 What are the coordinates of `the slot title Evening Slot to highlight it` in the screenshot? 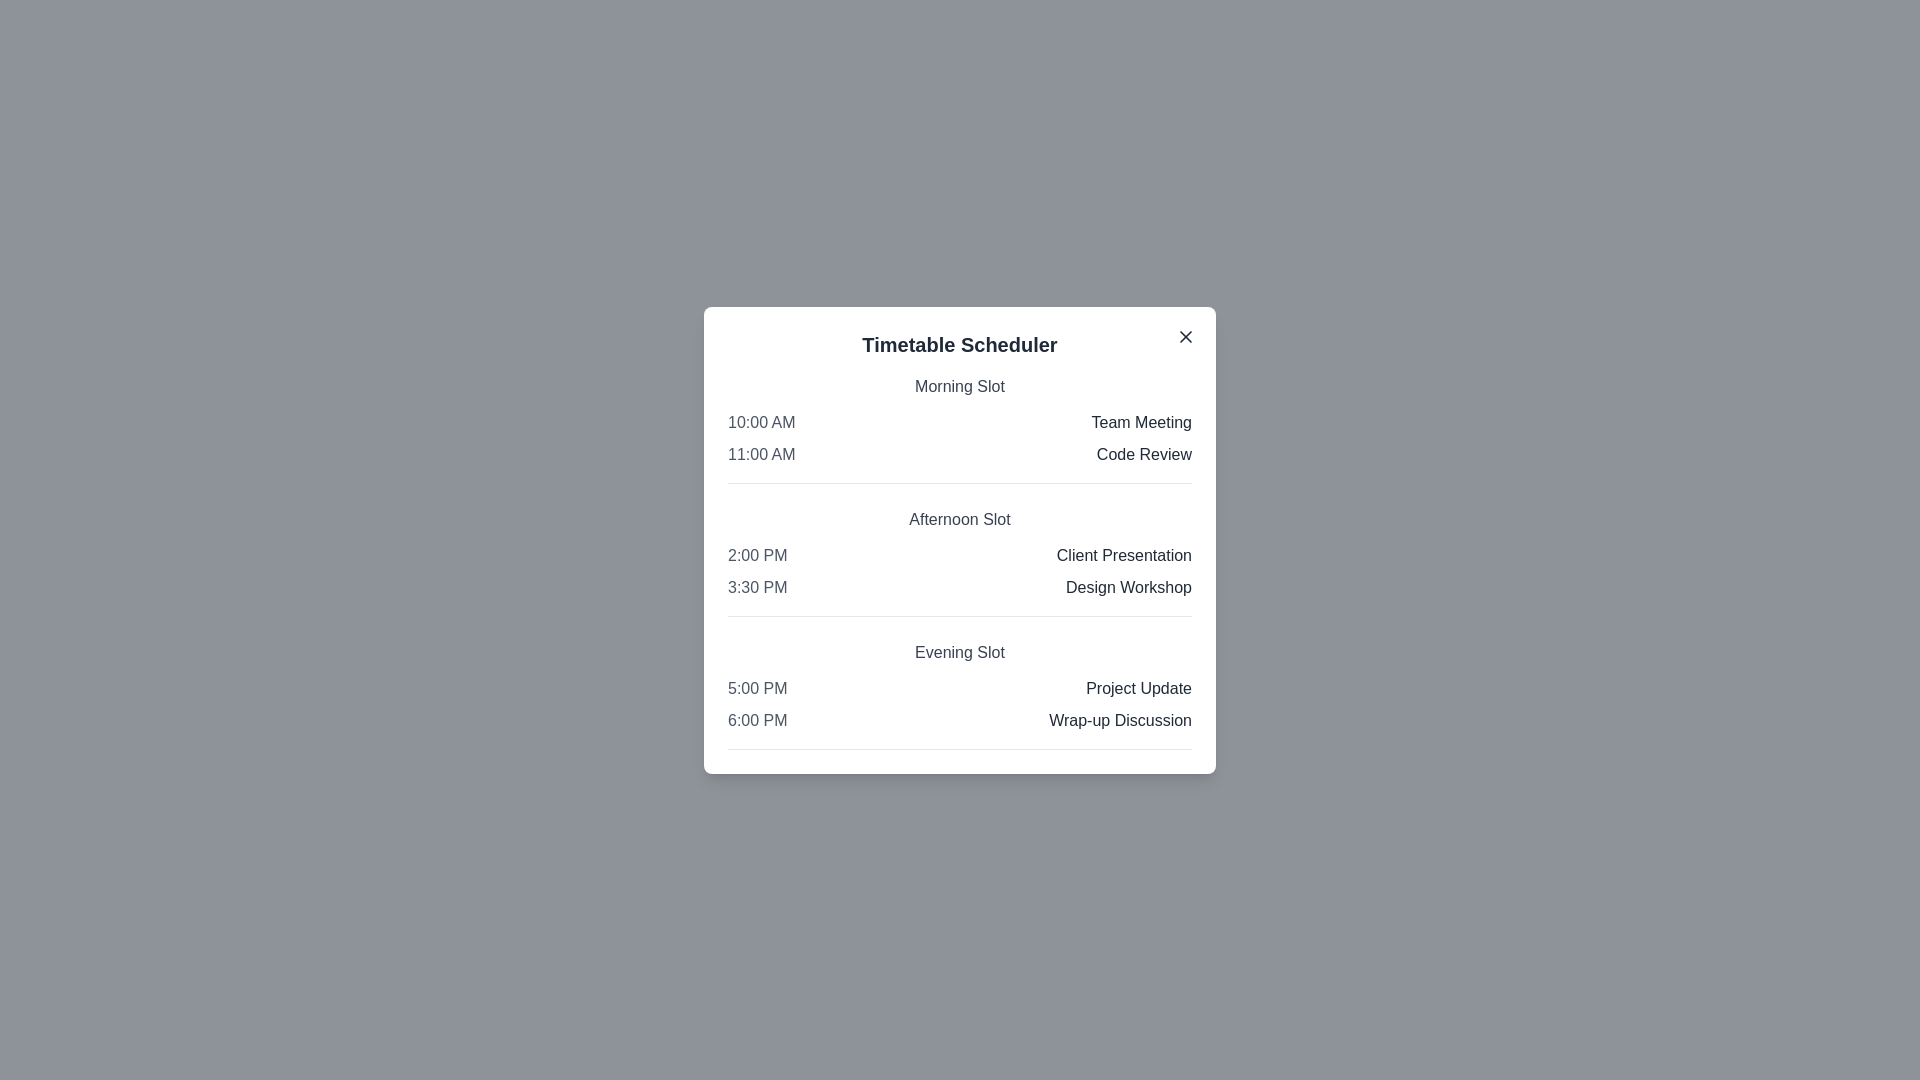 It's located at (960, 652).